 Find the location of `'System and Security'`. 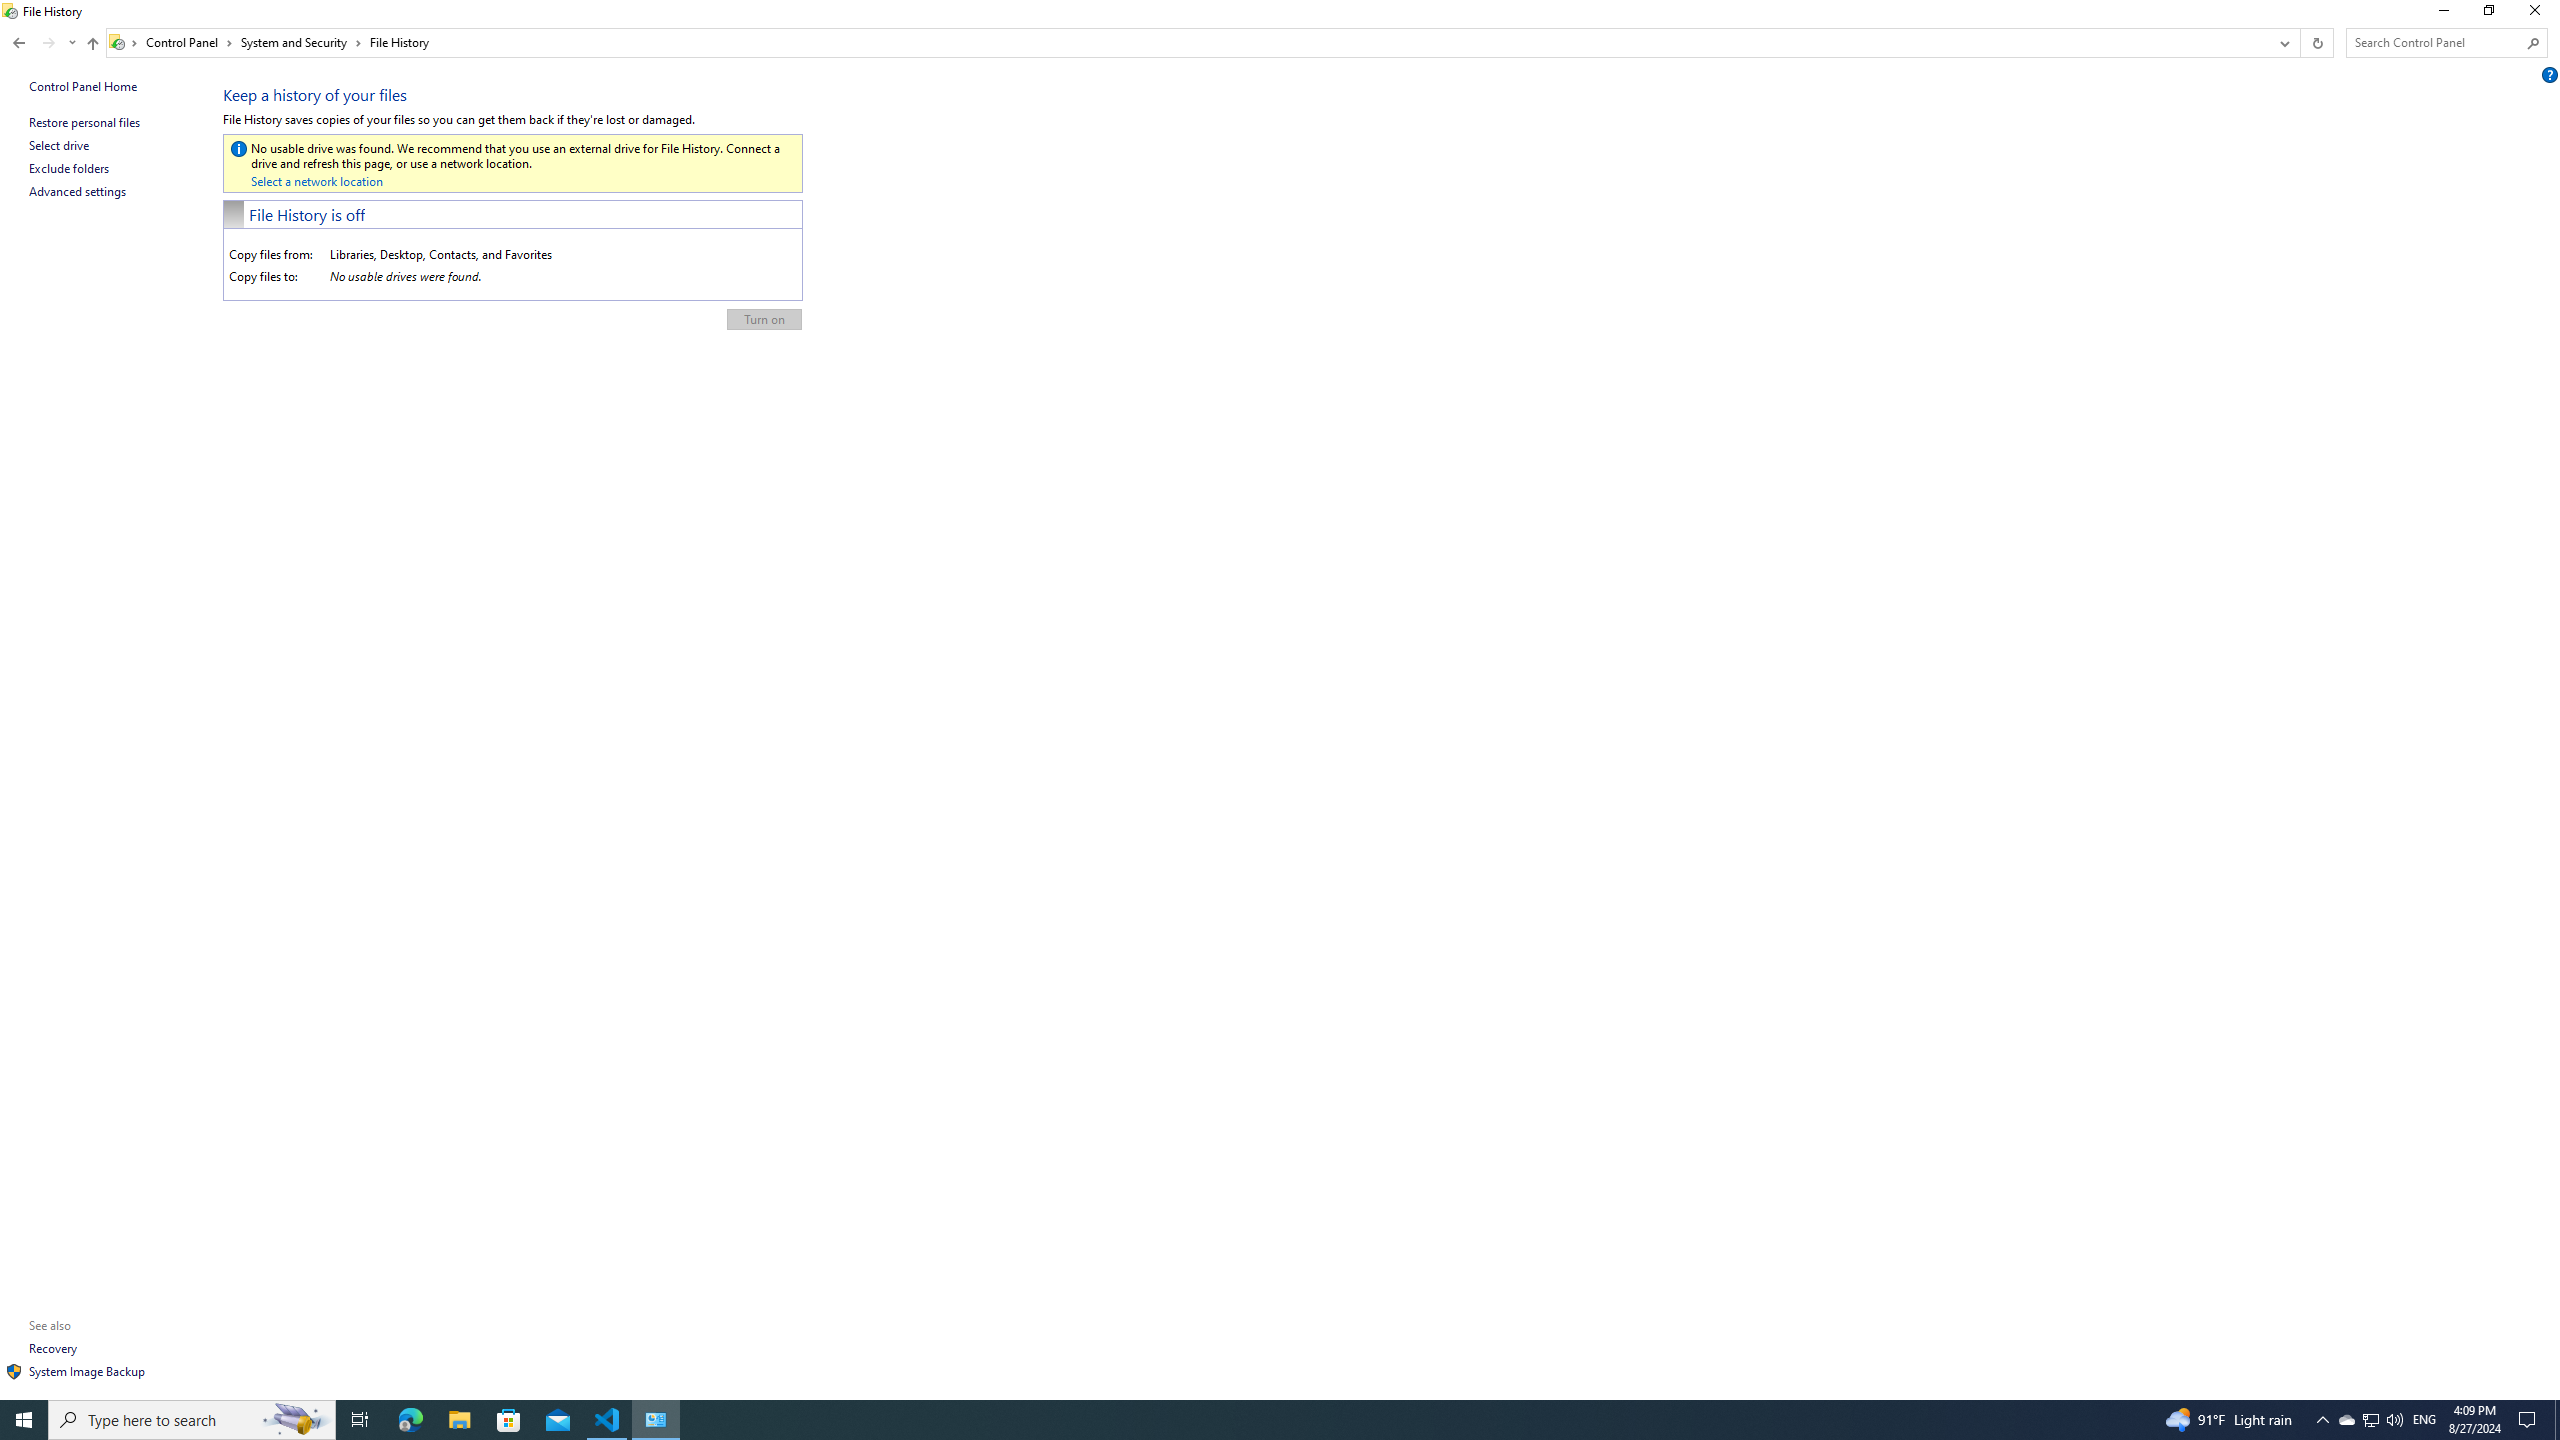

'System and Security' is located at coordinates (301, 42).